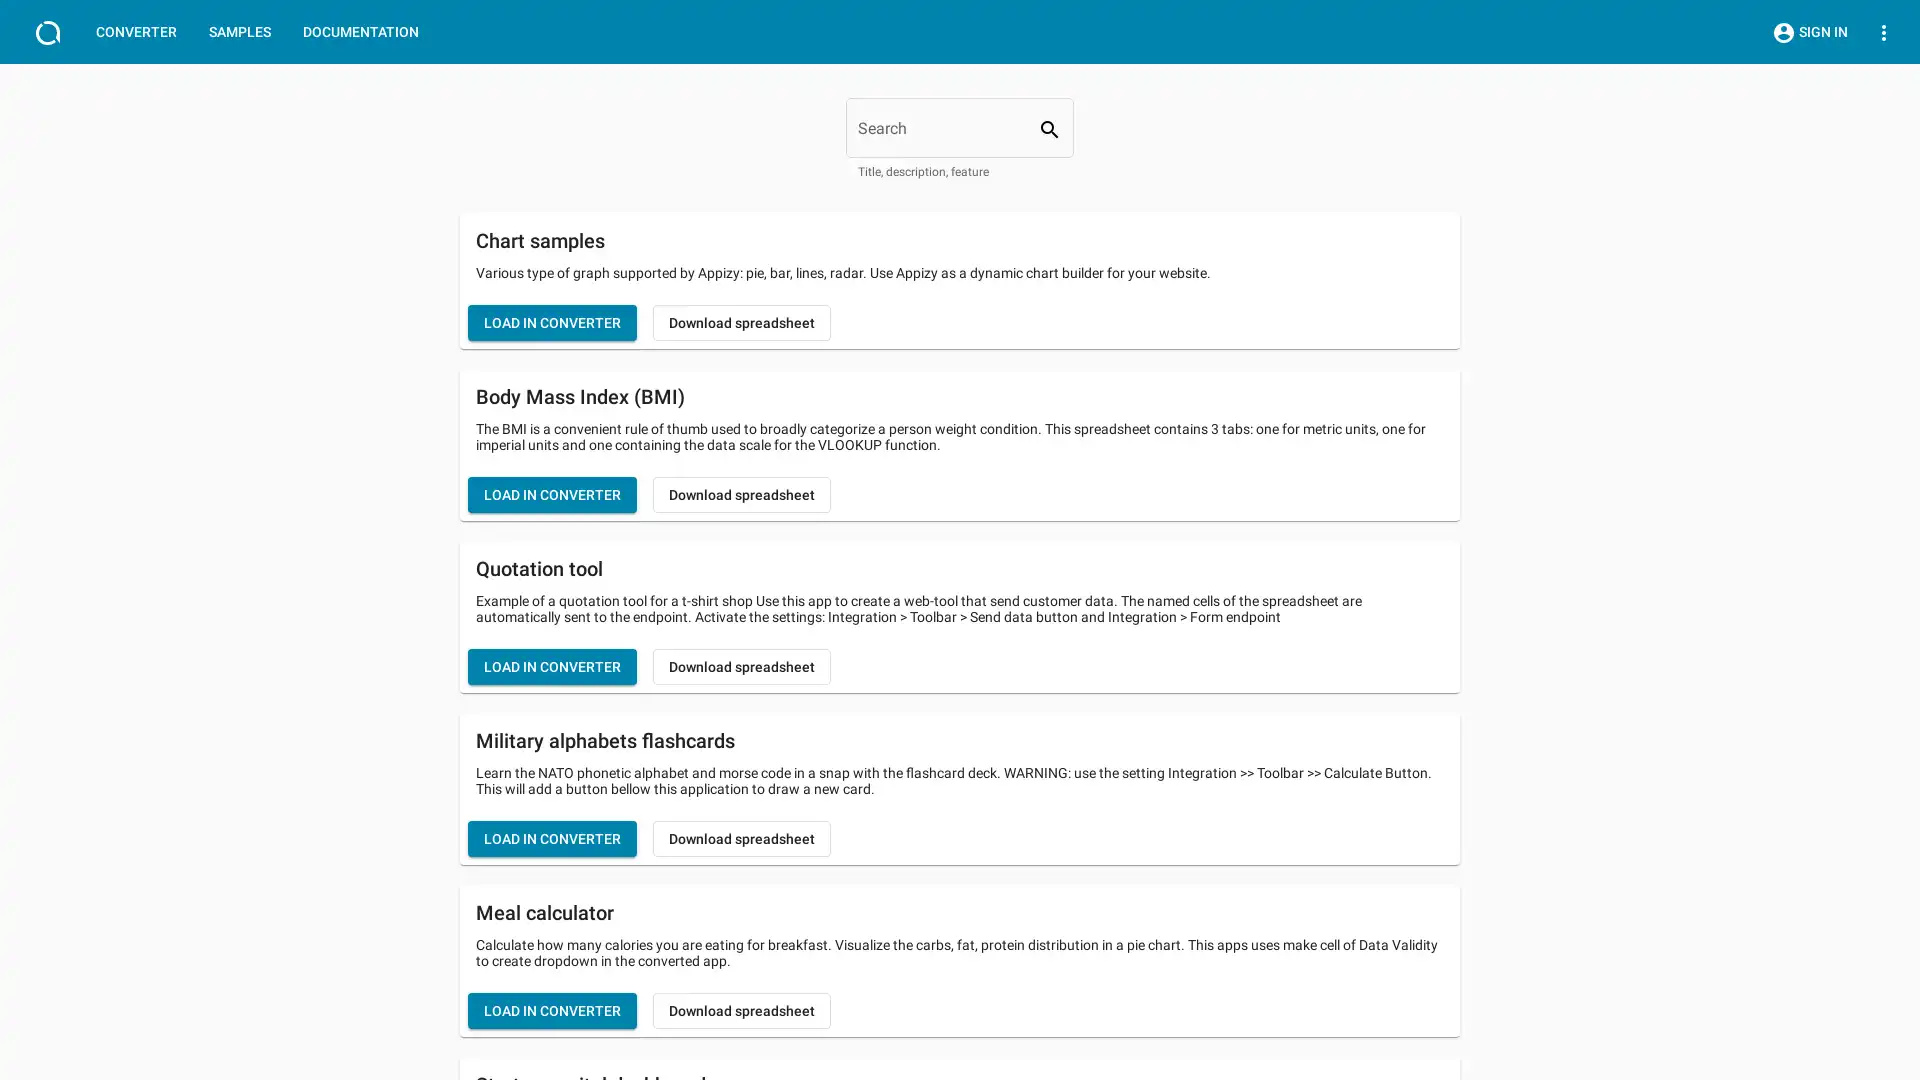  What do you see at coordinates (741, 322) in the screenshot?
I see `Download spreadsheet` at bounding box center [741, 322].